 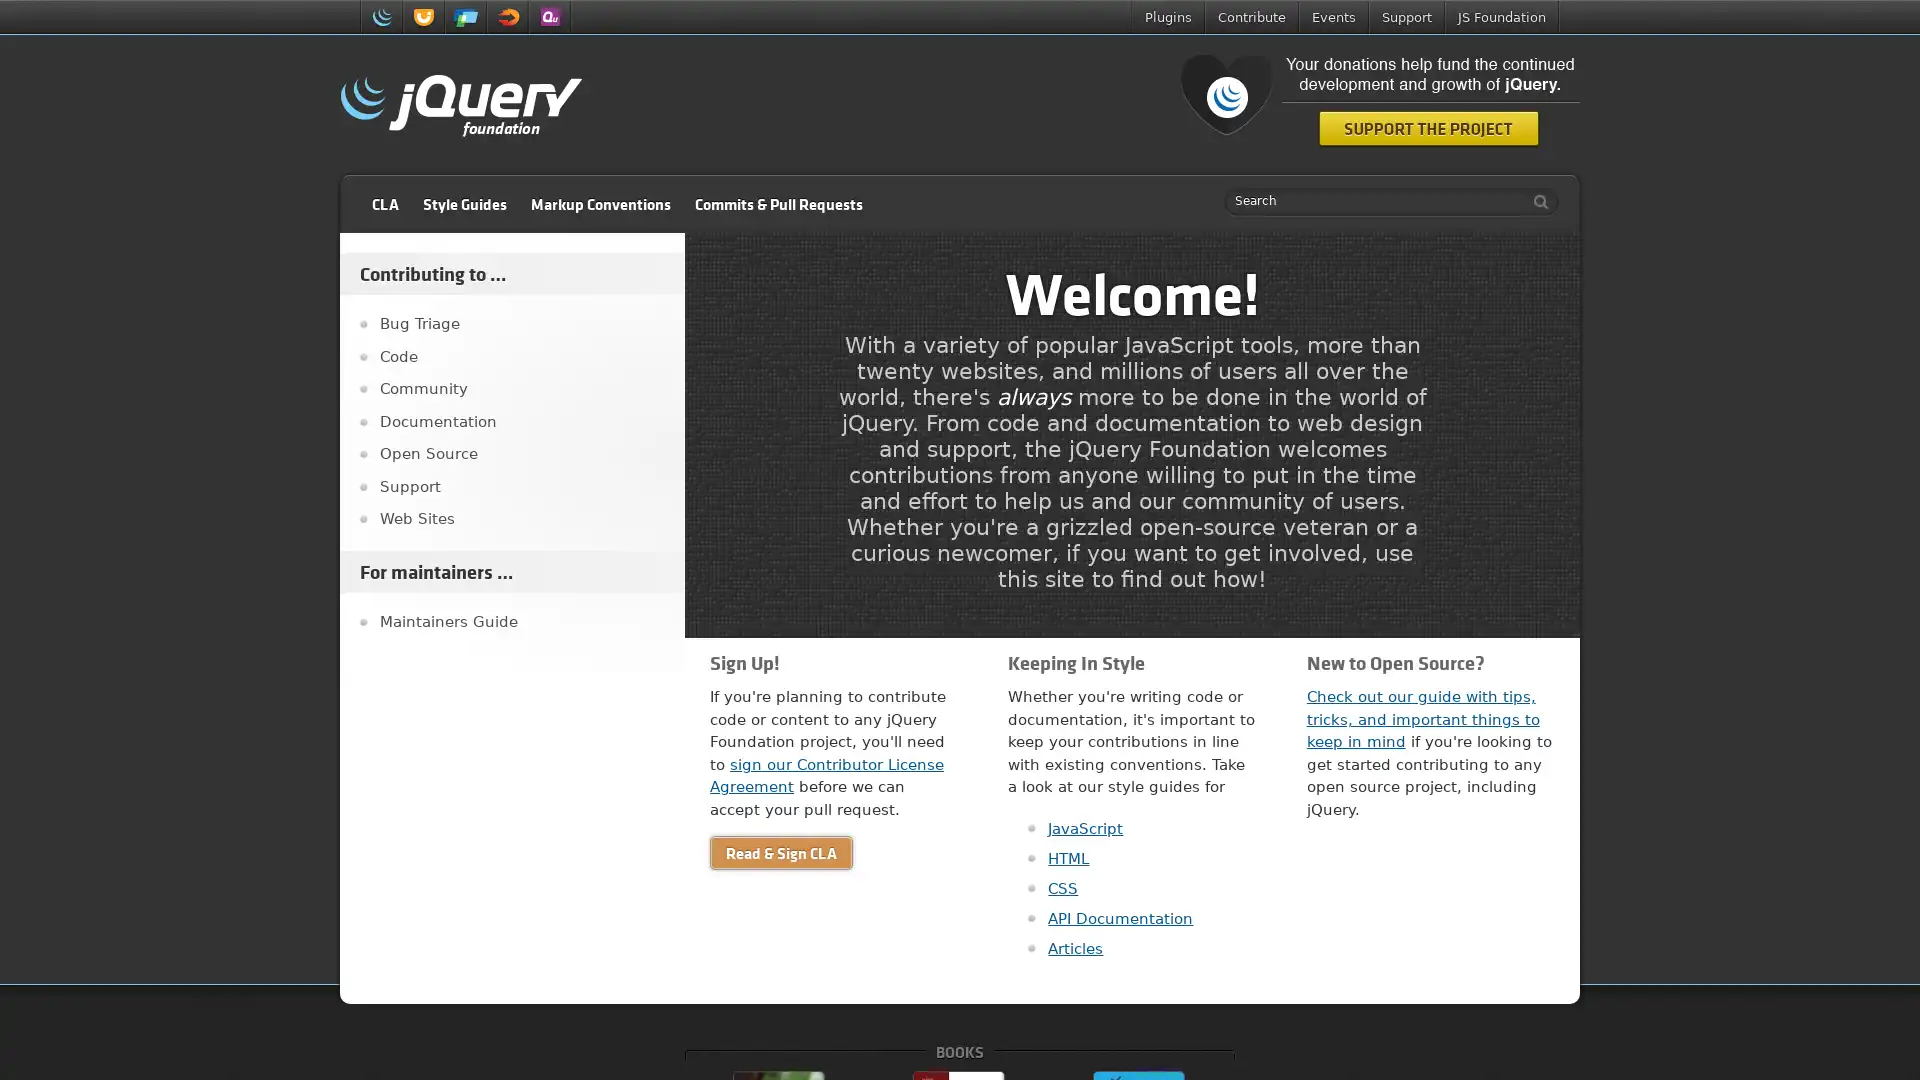 I want to click on search, so click(x=1535, y=201).